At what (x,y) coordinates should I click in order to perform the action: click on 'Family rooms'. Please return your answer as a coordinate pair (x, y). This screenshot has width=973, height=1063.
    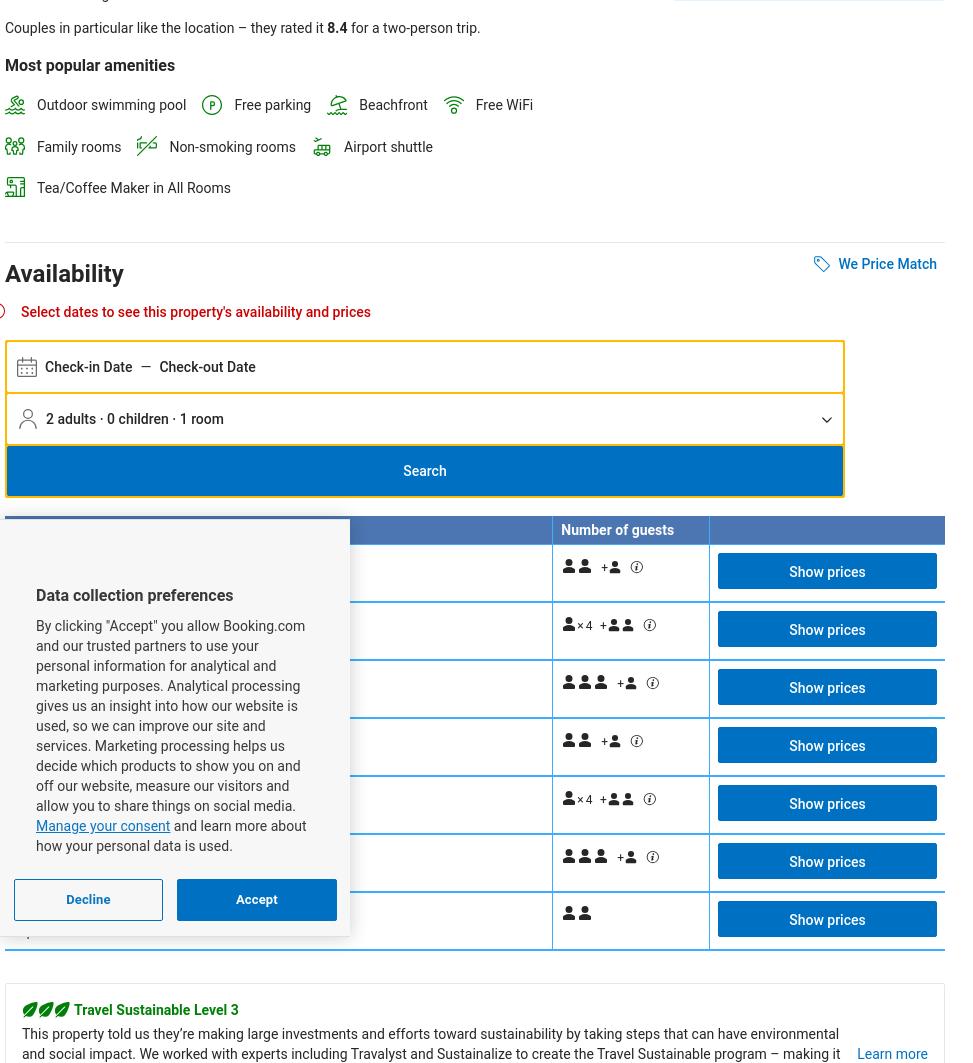
    Looking at the image, I should click on (36, 145).